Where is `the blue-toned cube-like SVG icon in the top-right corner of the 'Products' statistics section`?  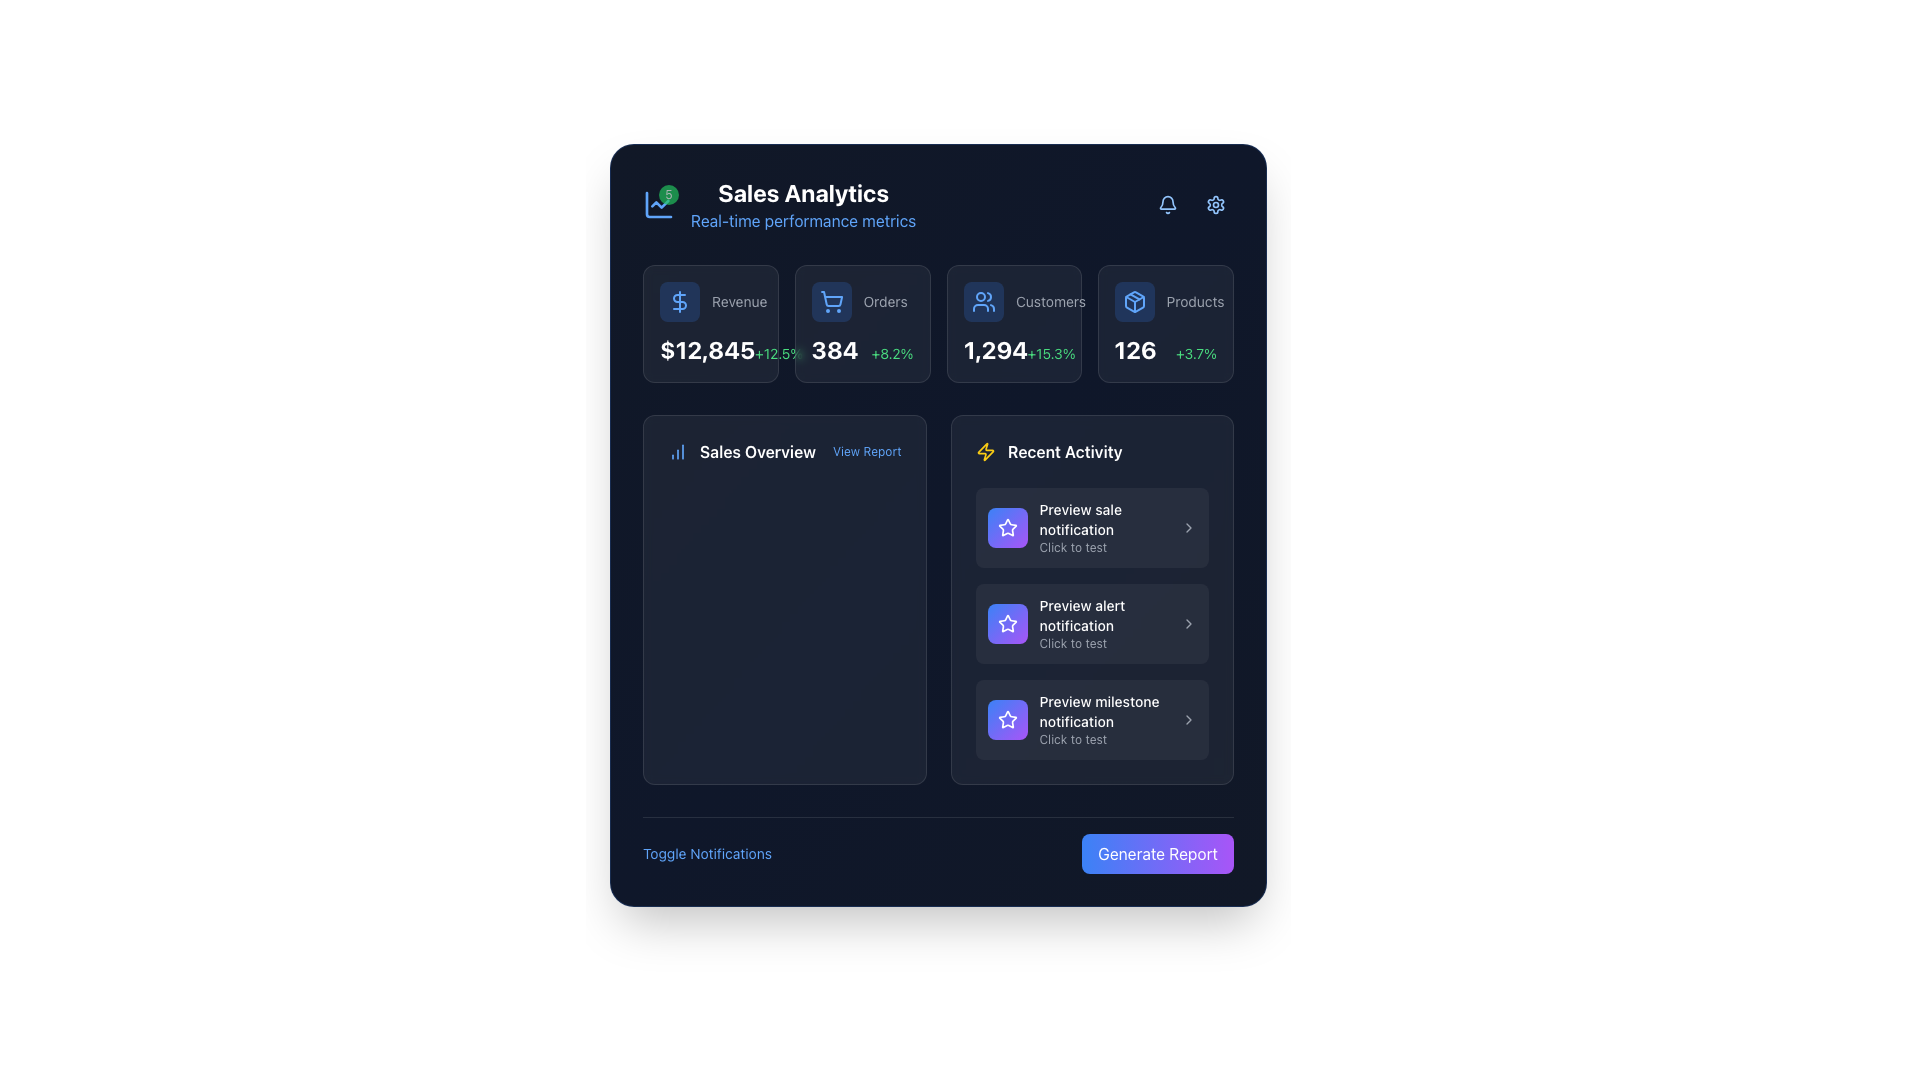
the blue-toned cube-like SVG icon in the top-right corner of the 'Products' statistics section is located at coordinates (1135, 301).